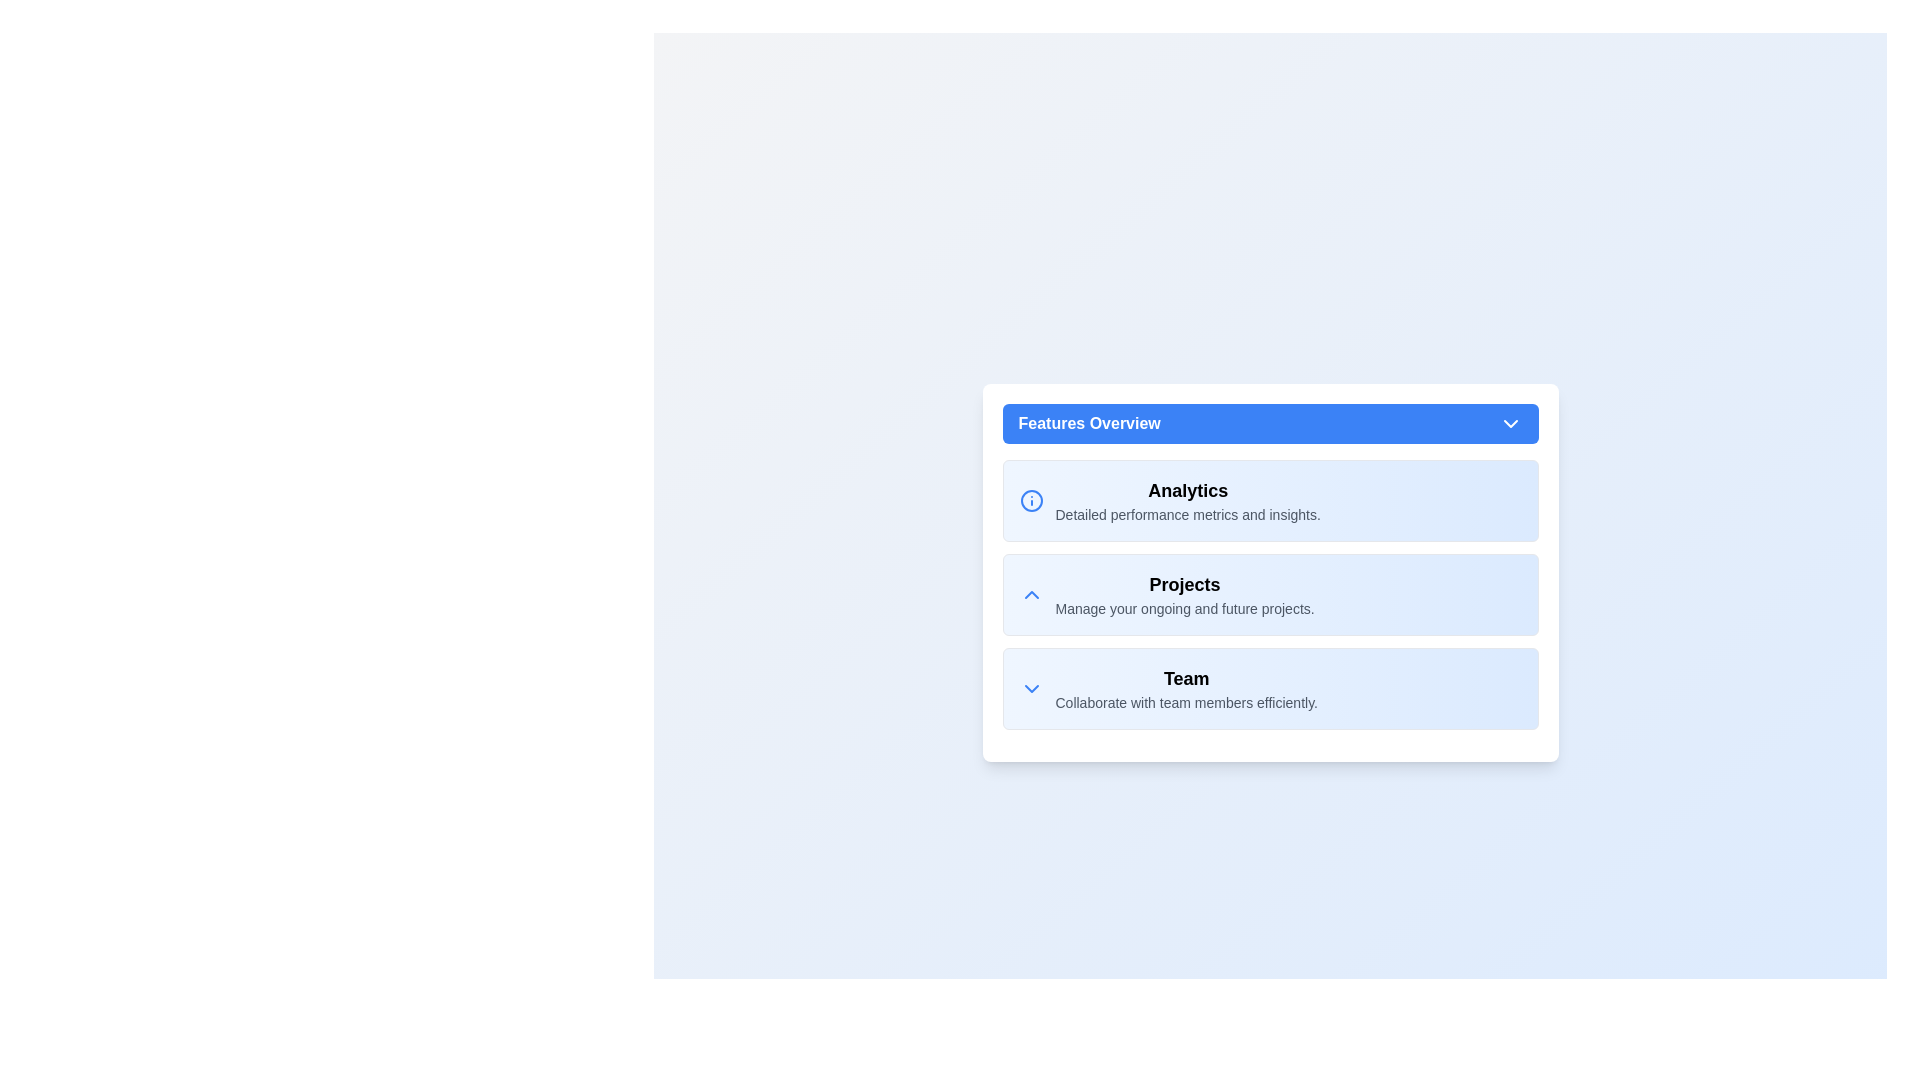 This screenshot has width=1920, height=1080. What do you see at coordinates (1186, 677) in the screenshot?
I see `text label titled 'Team' which serves as the section title in the Features Overview card` at bounding box center [1186, 677].